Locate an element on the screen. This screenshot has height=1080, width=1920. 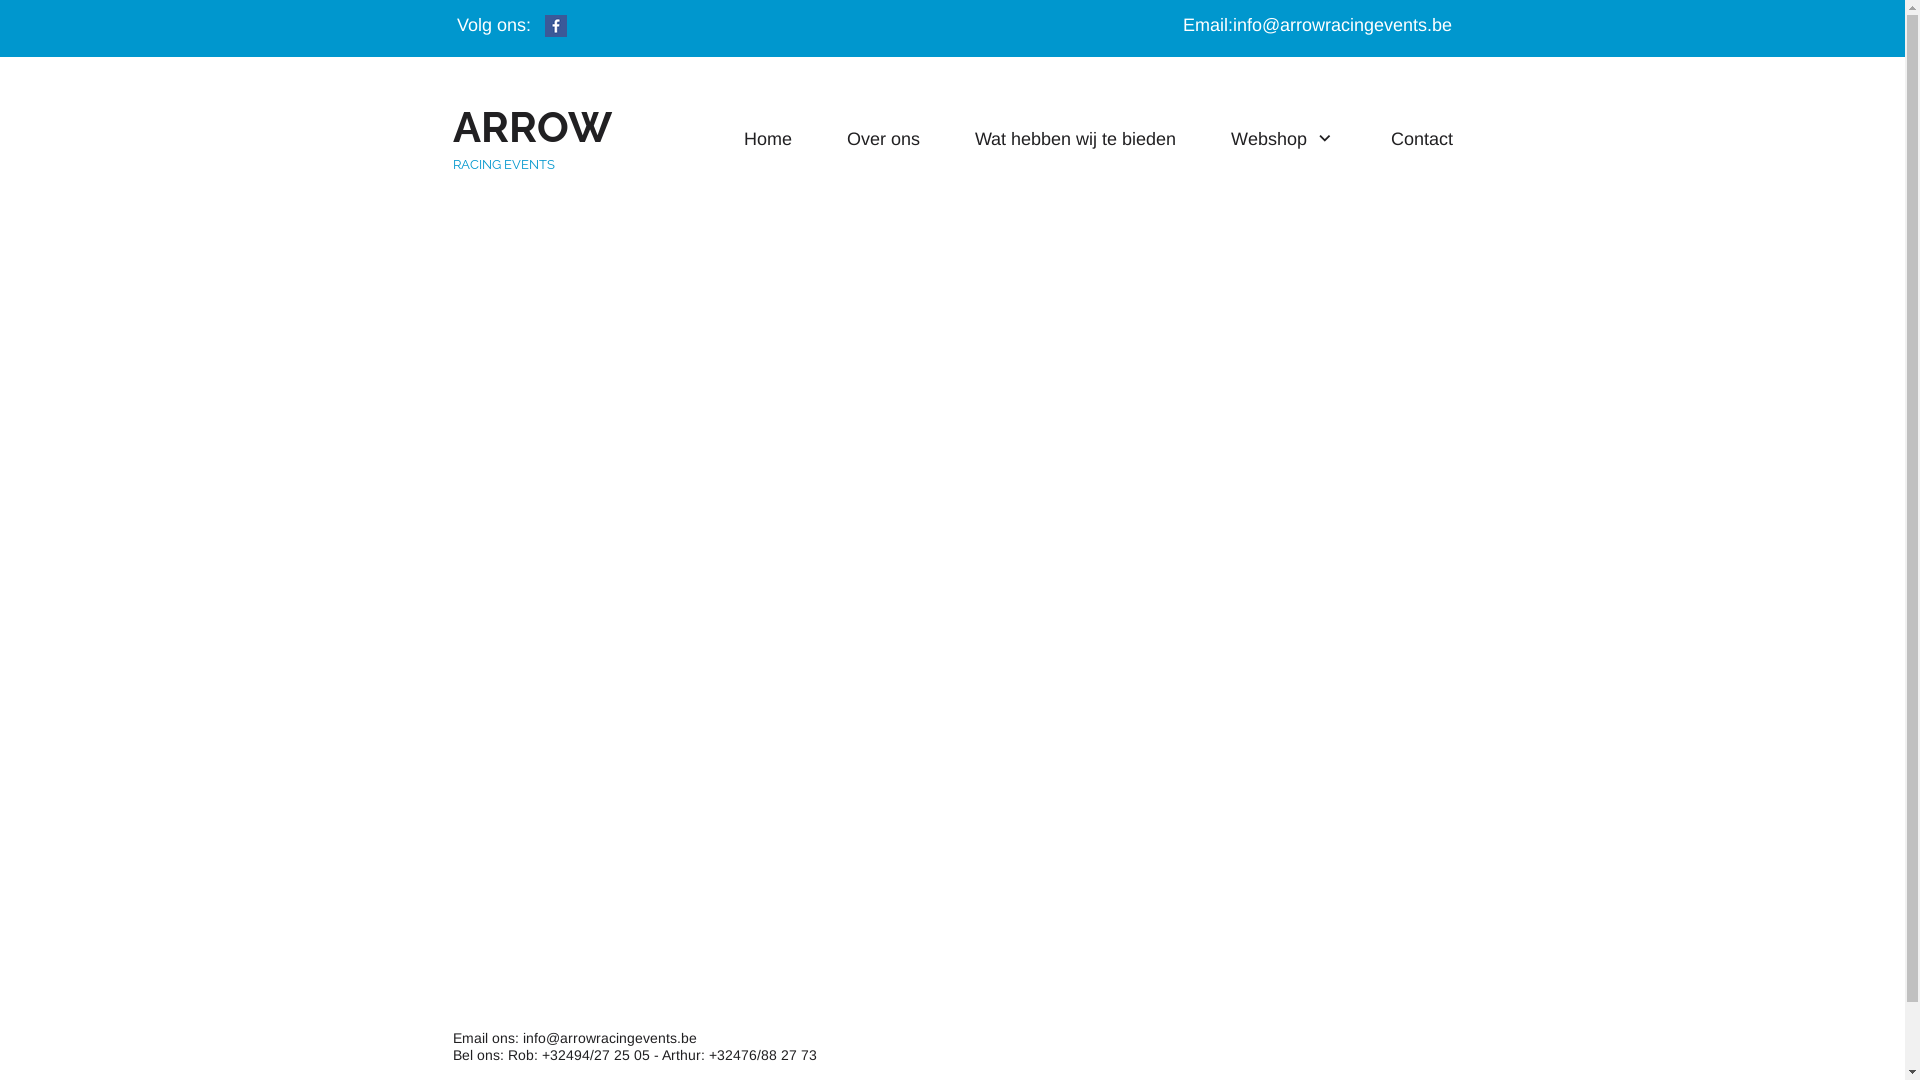
'Over ons' is located at coordinates (882, 137).